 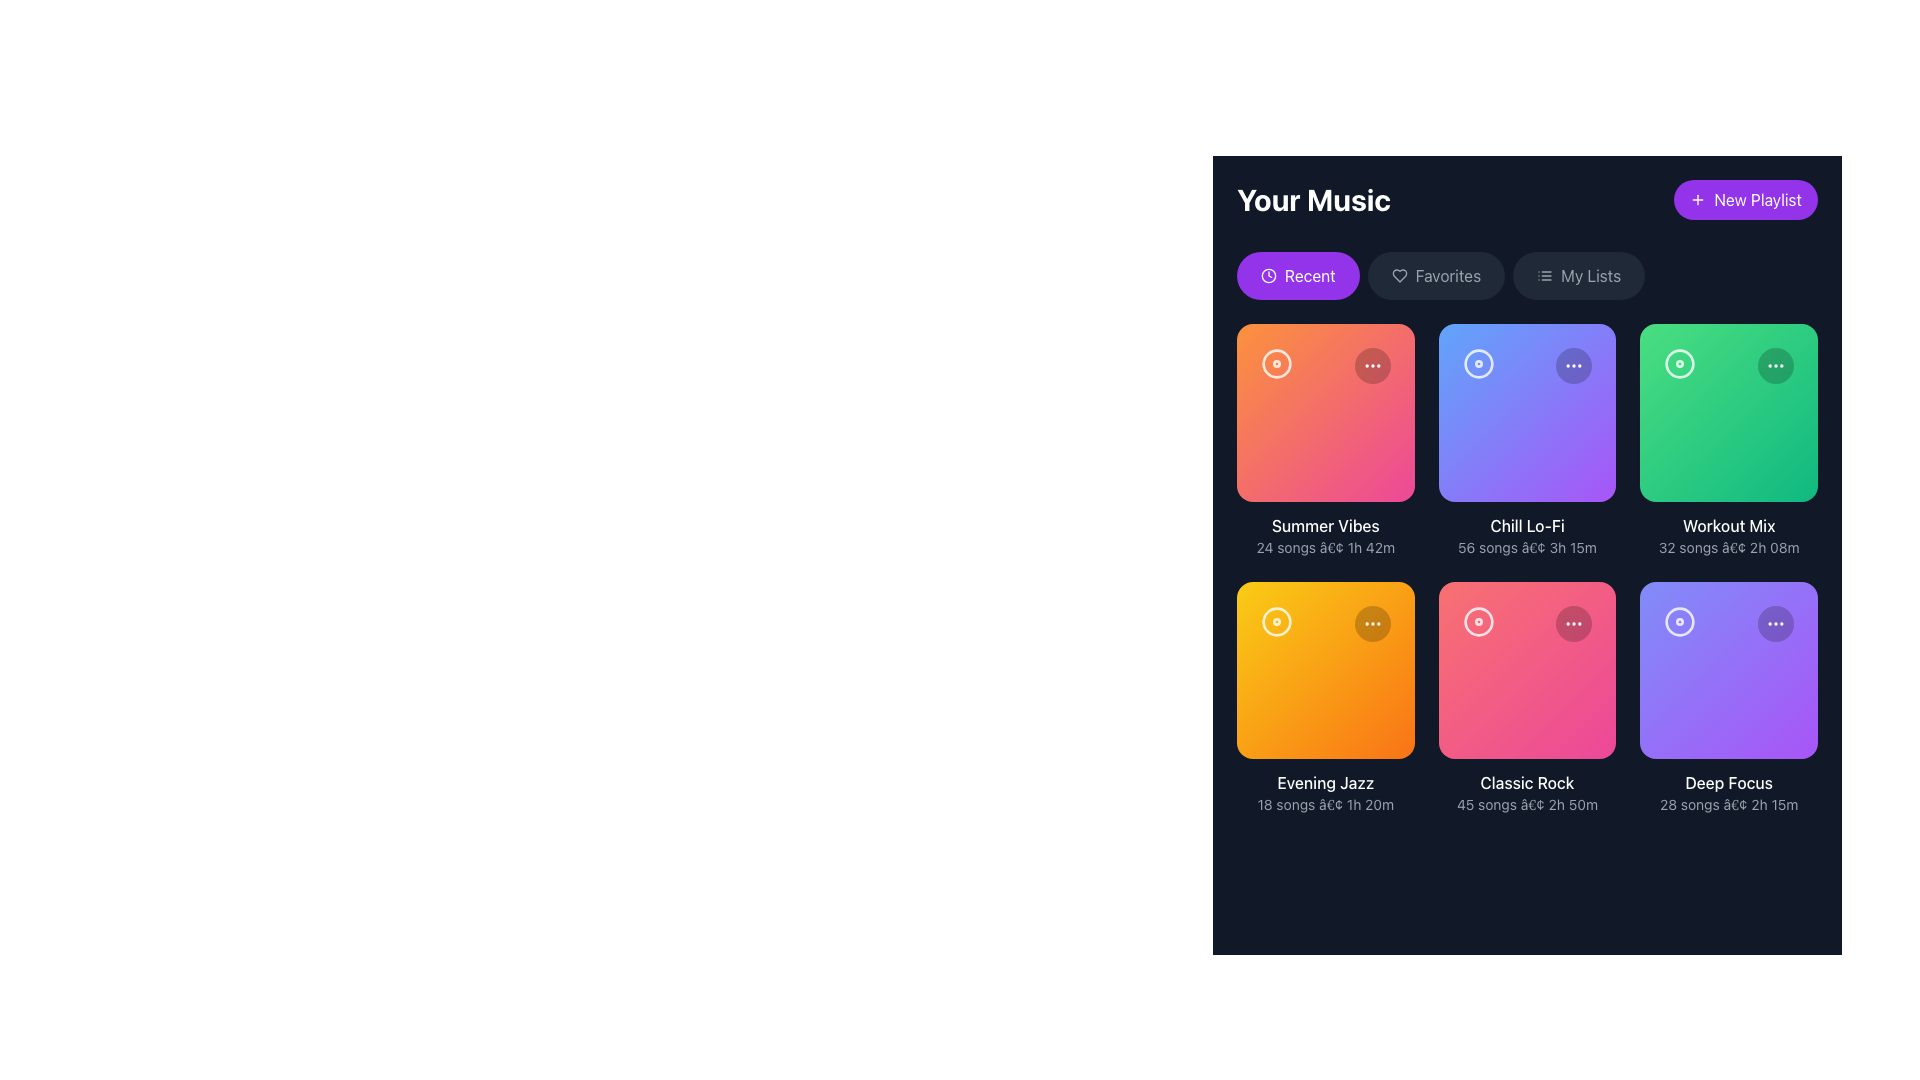 I want to click on the SVG circle representing an attribute or feature within the 'Classic Rock' playlist tile, located at the center of the tile in the middle row, center column of the grid, so click(x=1478, y=620).